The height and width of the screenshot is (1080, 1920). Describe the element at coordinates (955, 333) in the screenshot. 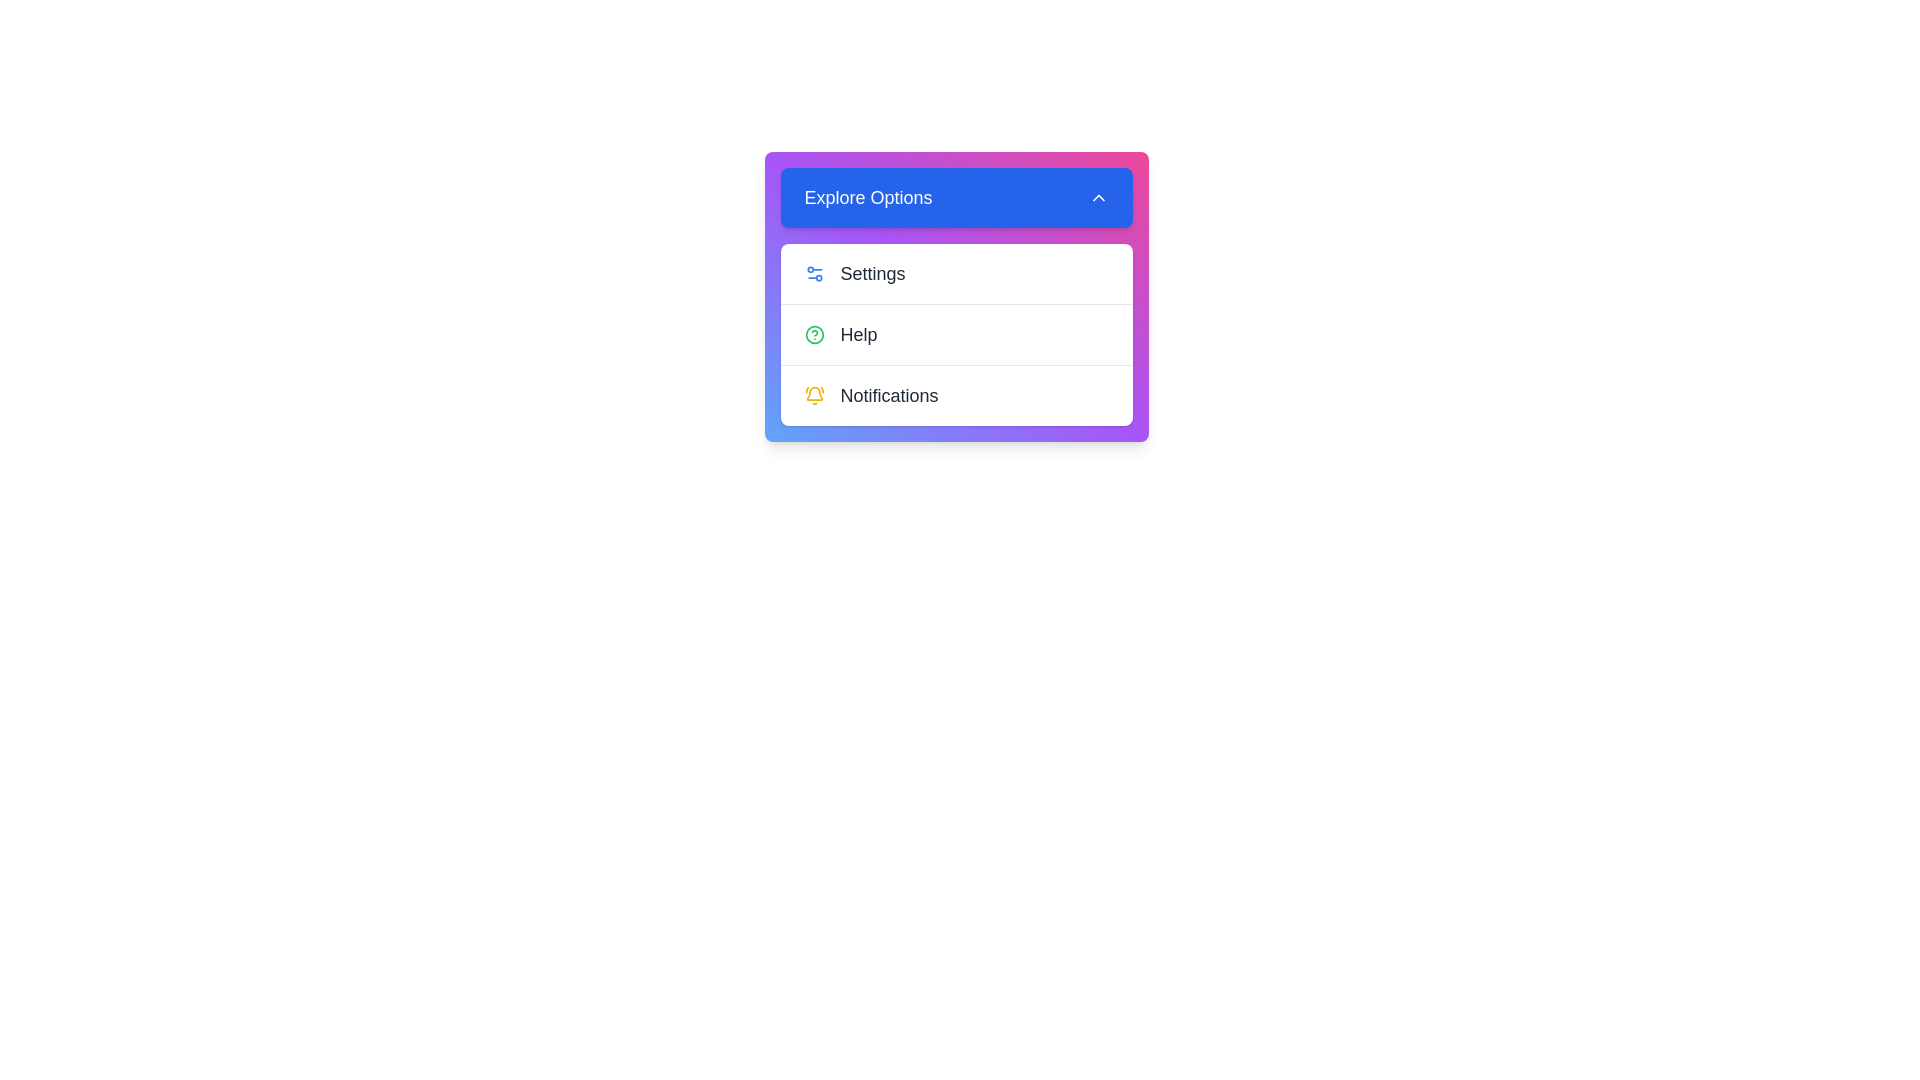

I see `the menu item Help` at that location.